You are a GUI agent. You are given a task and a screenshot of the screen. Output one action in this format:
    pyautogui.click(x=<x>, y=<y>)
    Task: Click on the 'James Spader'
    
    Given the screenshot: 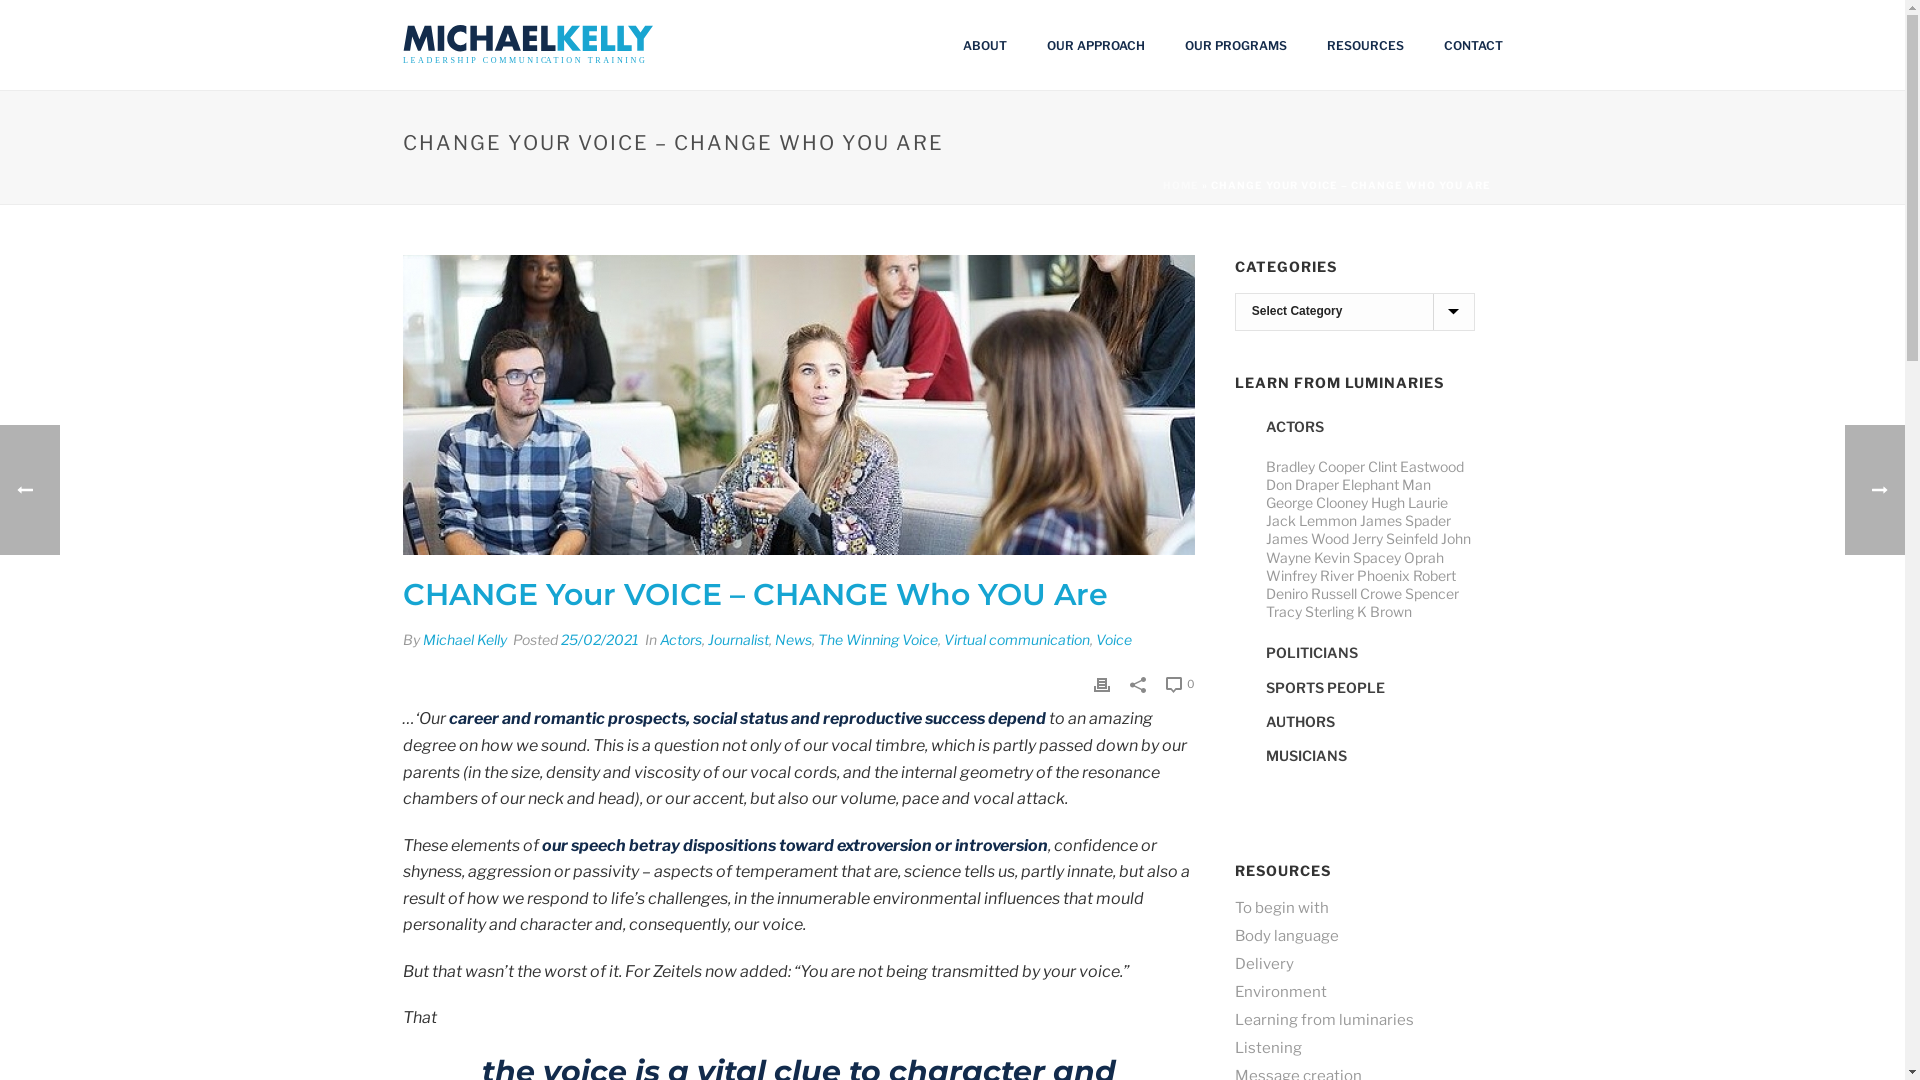 What is the action you would take?
    pyautogui.click(x=1404, y=519)
    